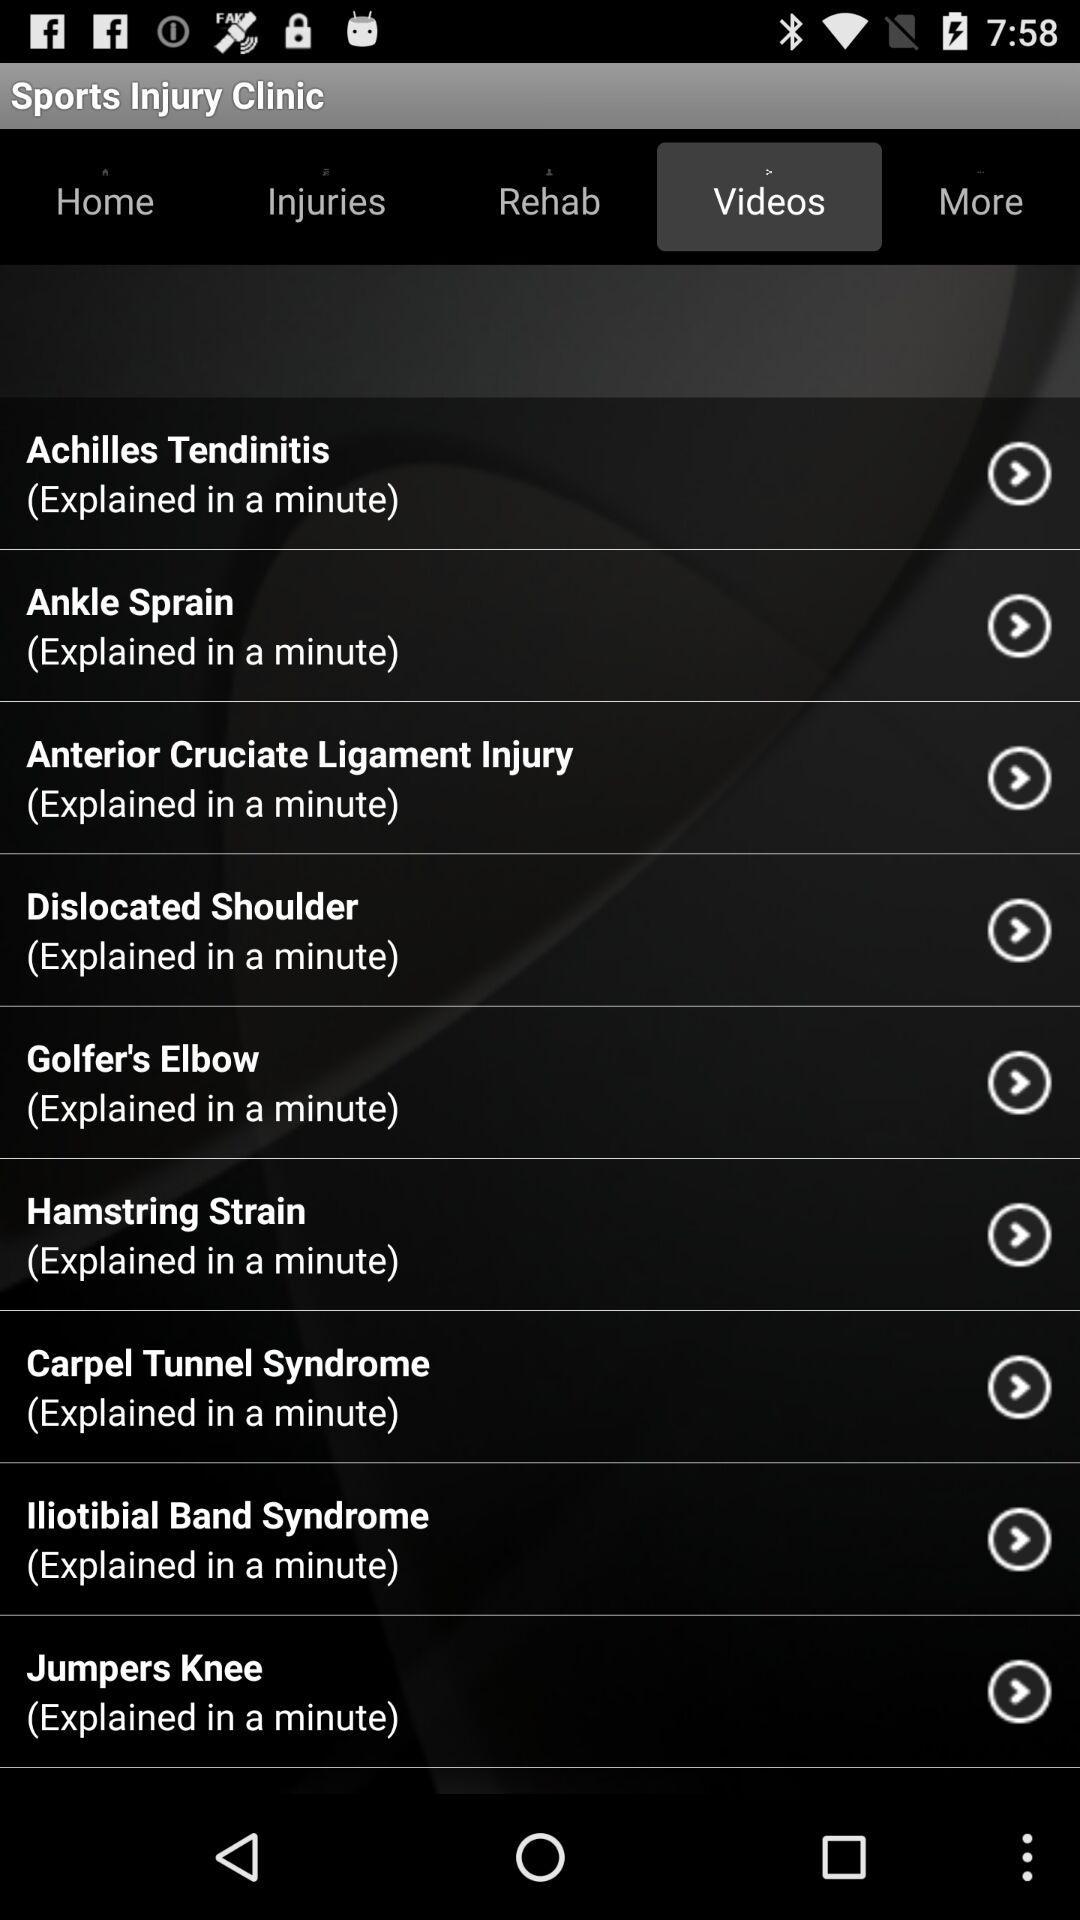 The height and width of the screenshot is (1920, 1080). I want to click on the app above the explained in a, so click(177, 447).